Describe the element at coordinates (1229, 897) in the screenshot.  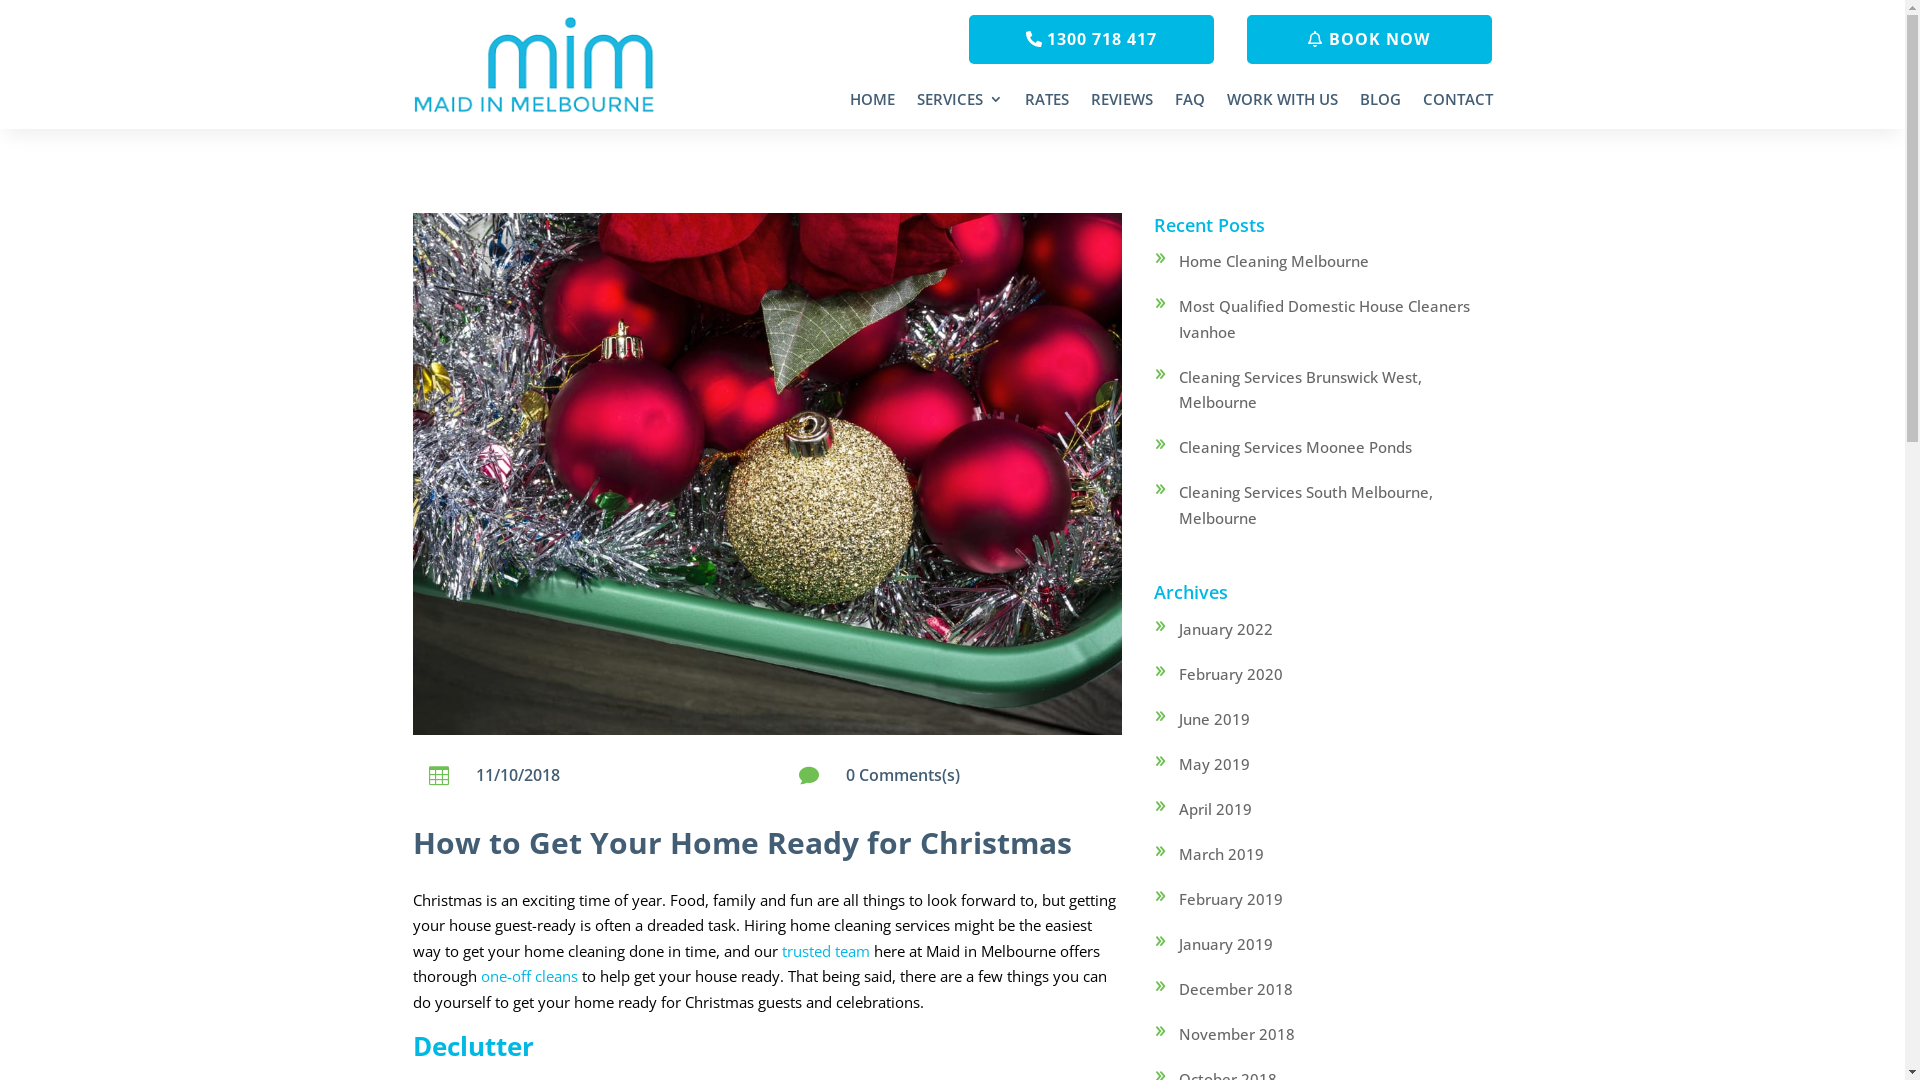
I see `'February 2019'` at that location.